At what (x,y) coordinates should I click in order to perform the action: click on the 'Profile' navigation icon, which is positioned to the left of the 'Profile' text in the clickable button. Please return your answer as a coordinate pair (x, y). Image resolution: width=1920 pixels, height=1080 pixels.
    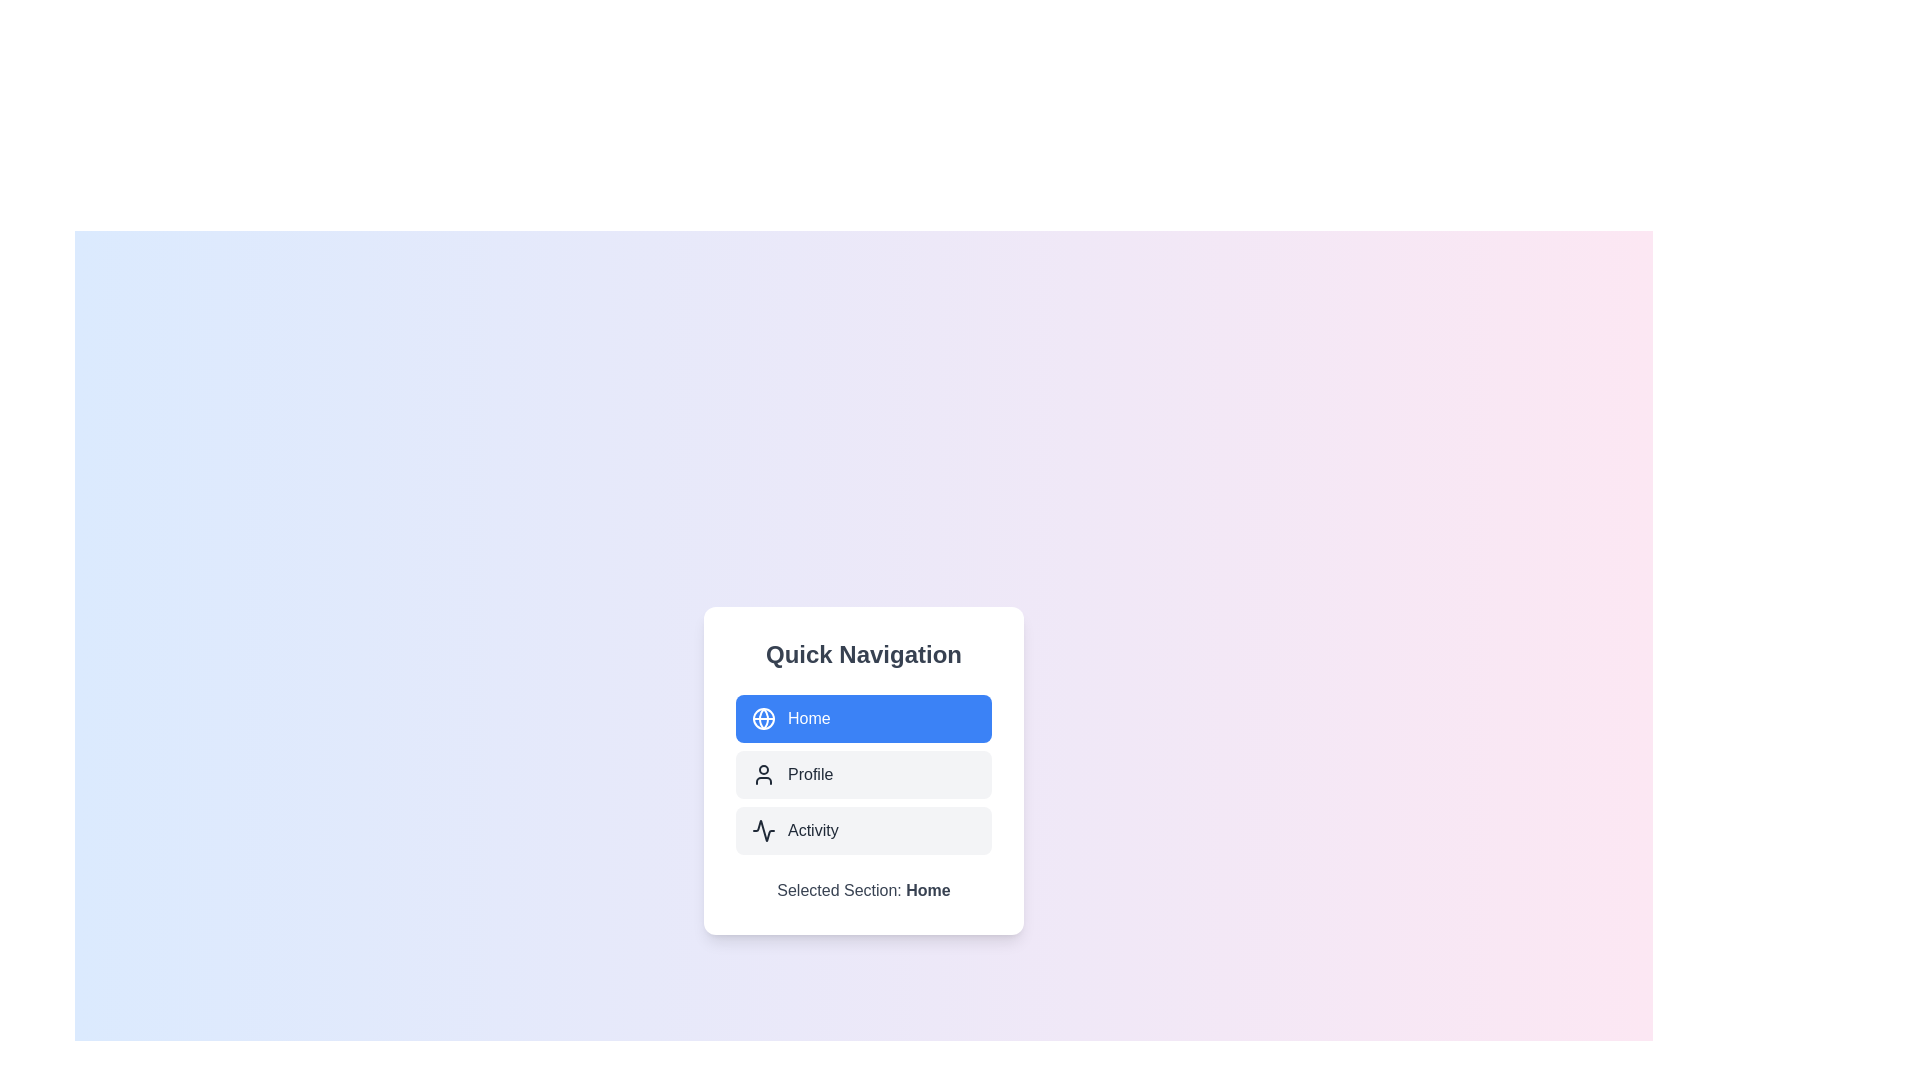
    Looking at the image, I should click on (762, 774).